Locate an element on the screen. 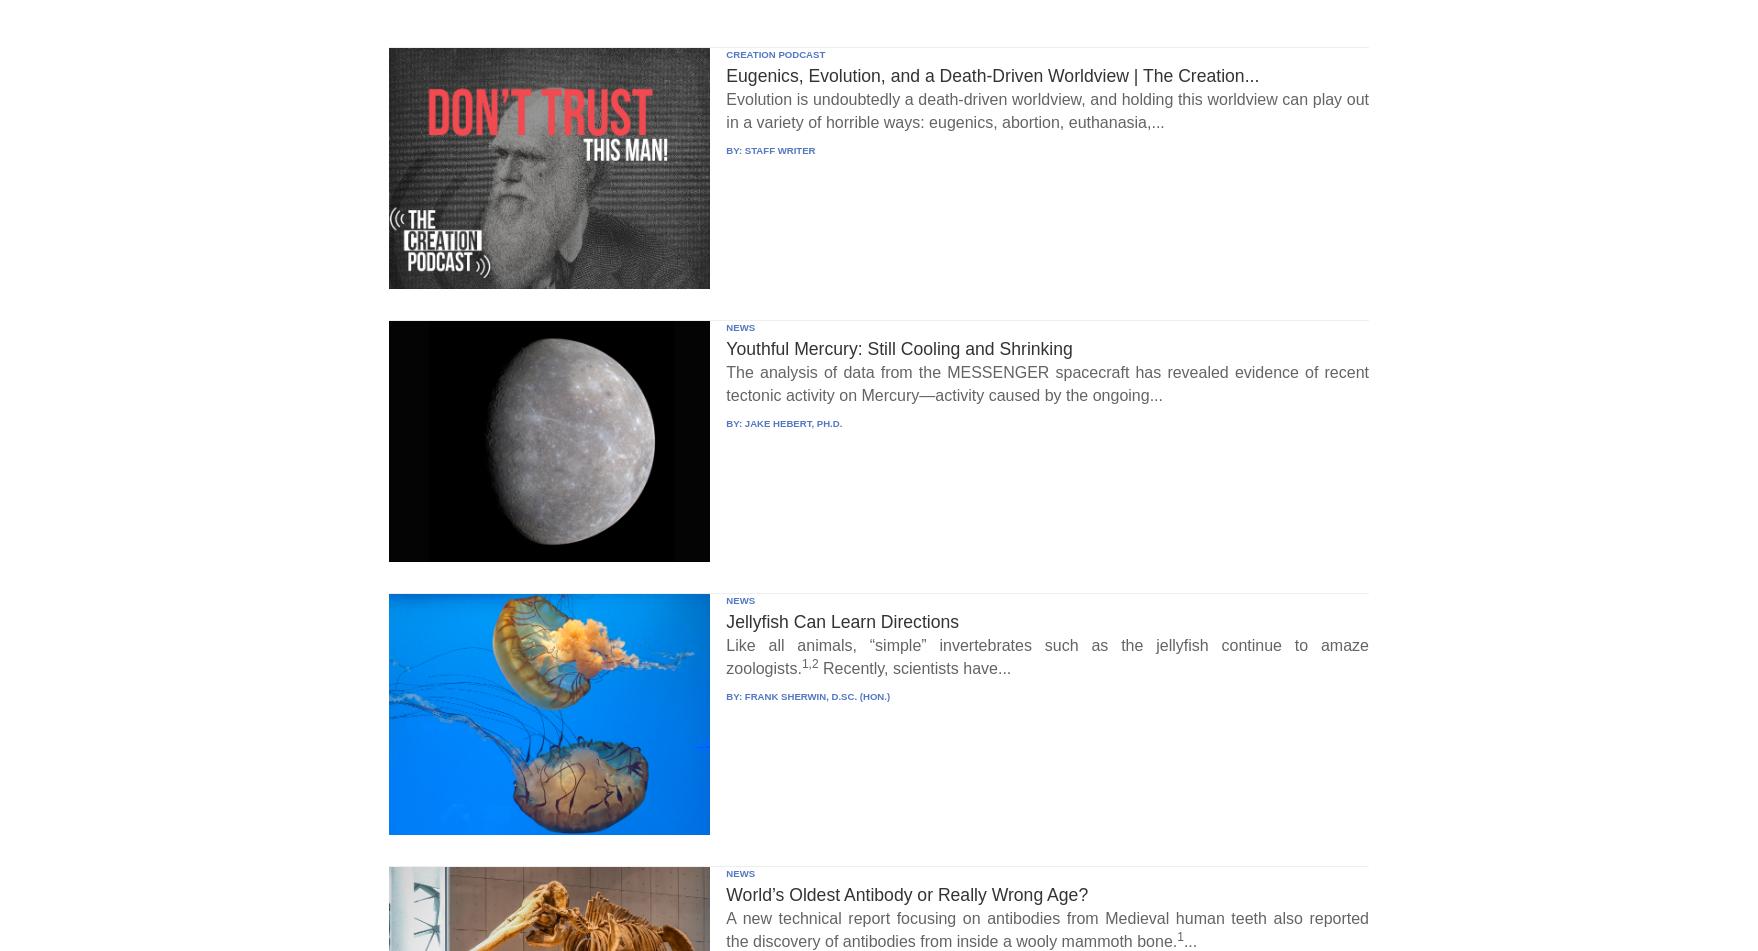  'FRANK SHERWIN, D.SC. (HON.)' is located at coordinates (815, 694).